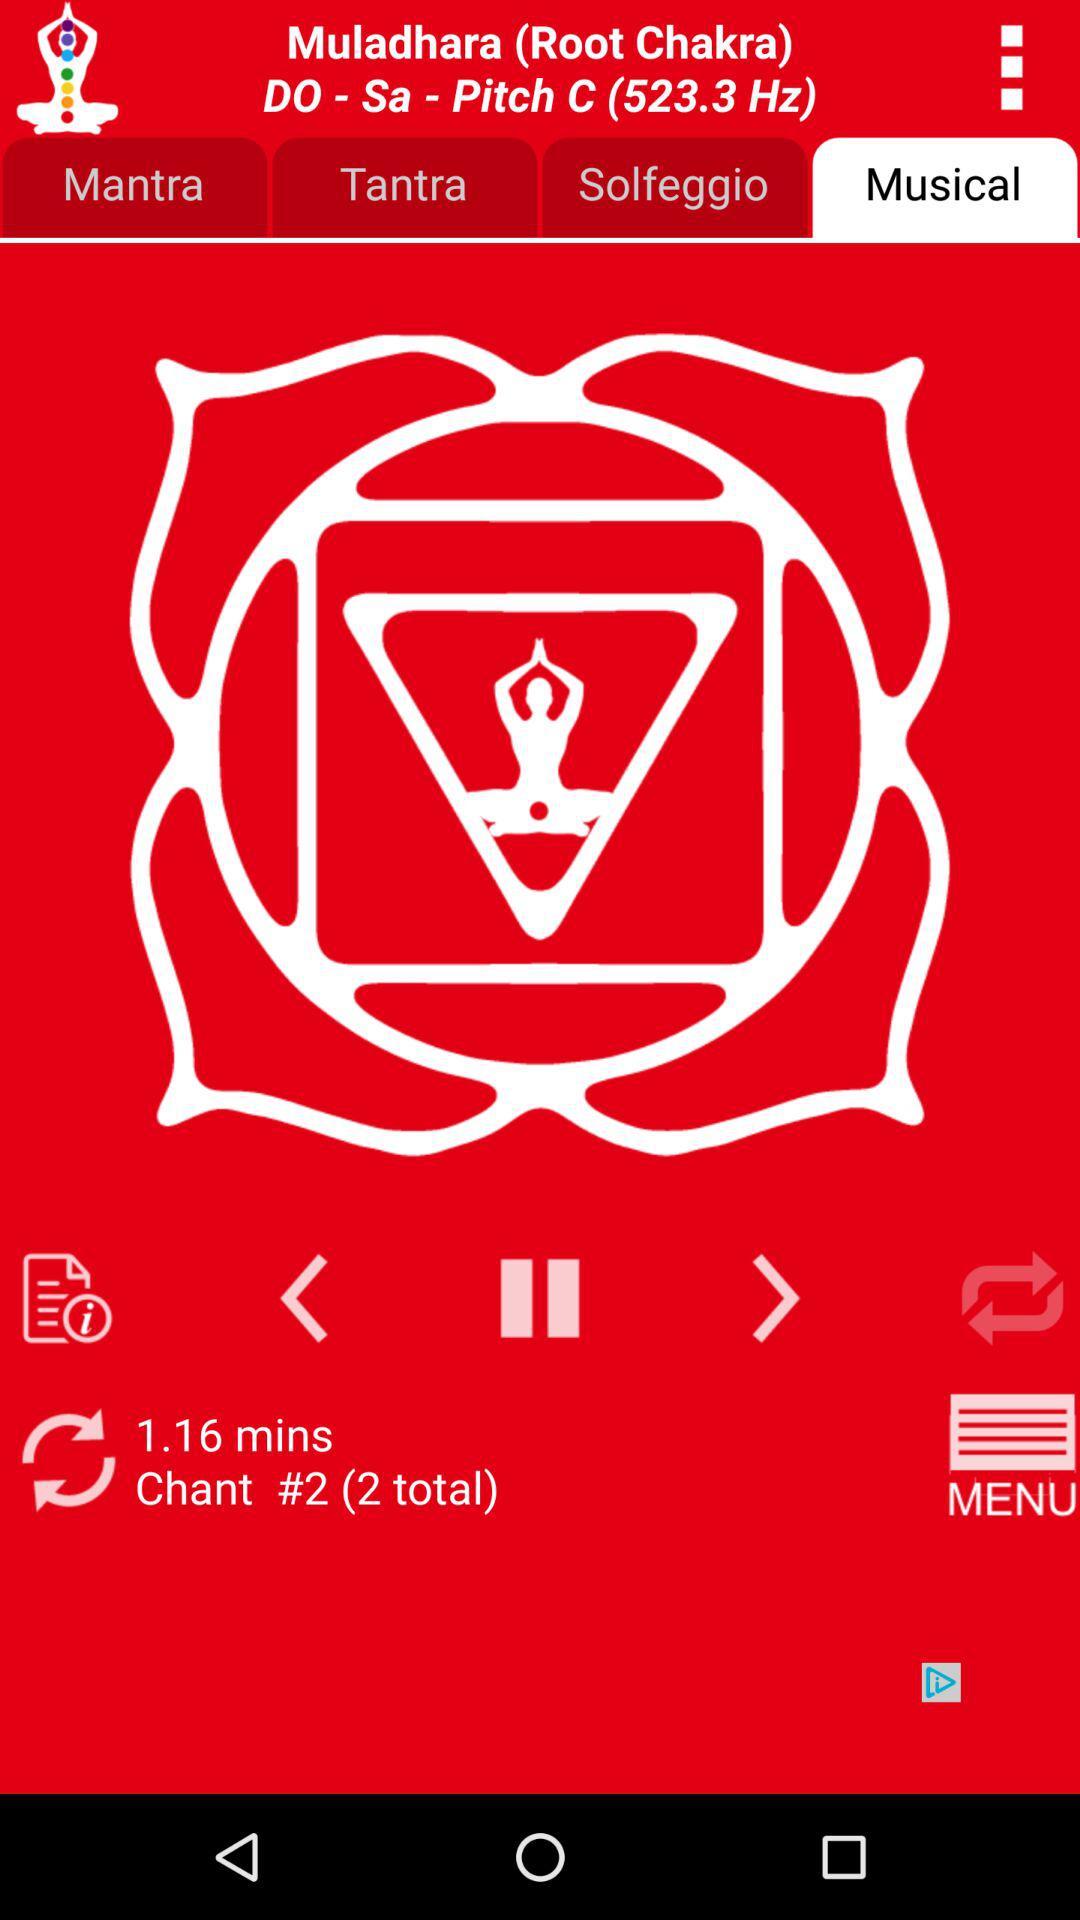  I want to click on repeat, so click(1012, 1298).